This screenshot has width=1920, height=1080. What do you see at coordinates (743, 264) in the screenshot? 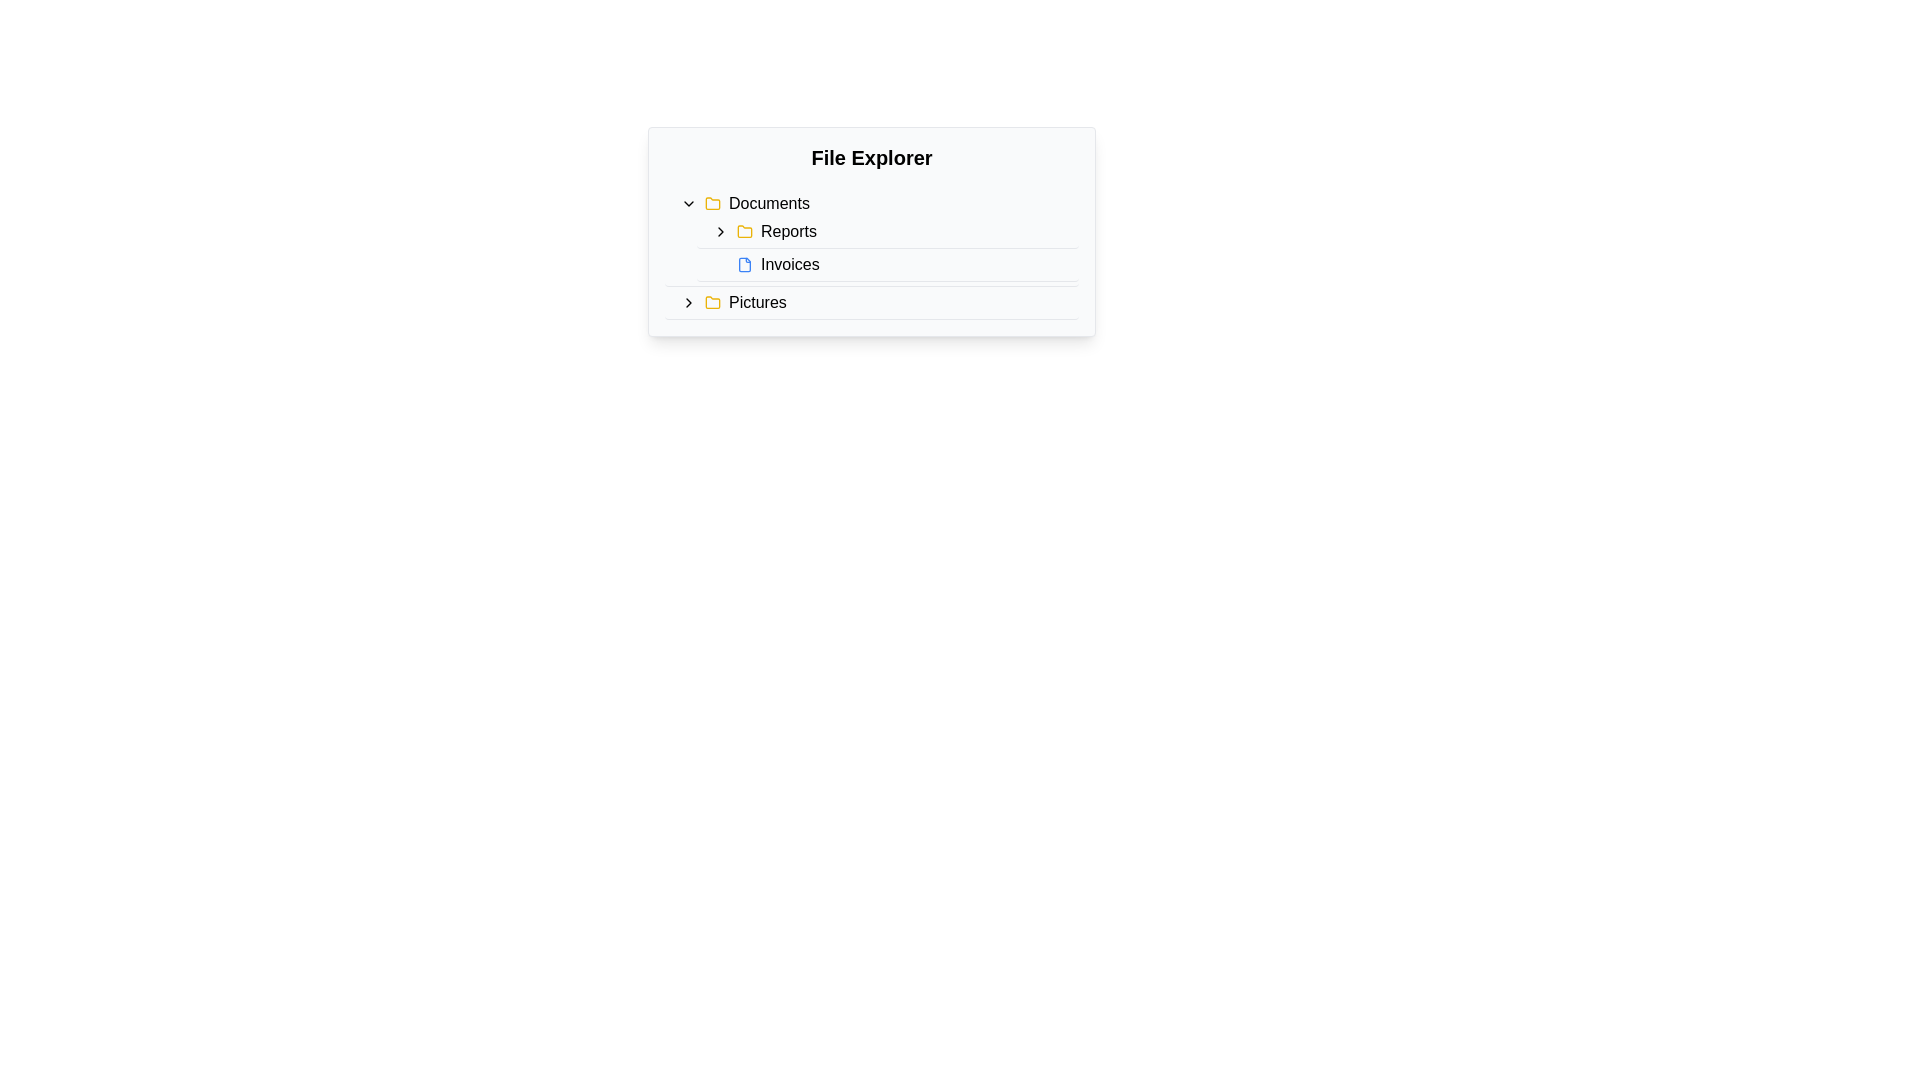
I see `the small blue document icon located to the left of the 'Invoices' label` at bounding box center [743, 264].